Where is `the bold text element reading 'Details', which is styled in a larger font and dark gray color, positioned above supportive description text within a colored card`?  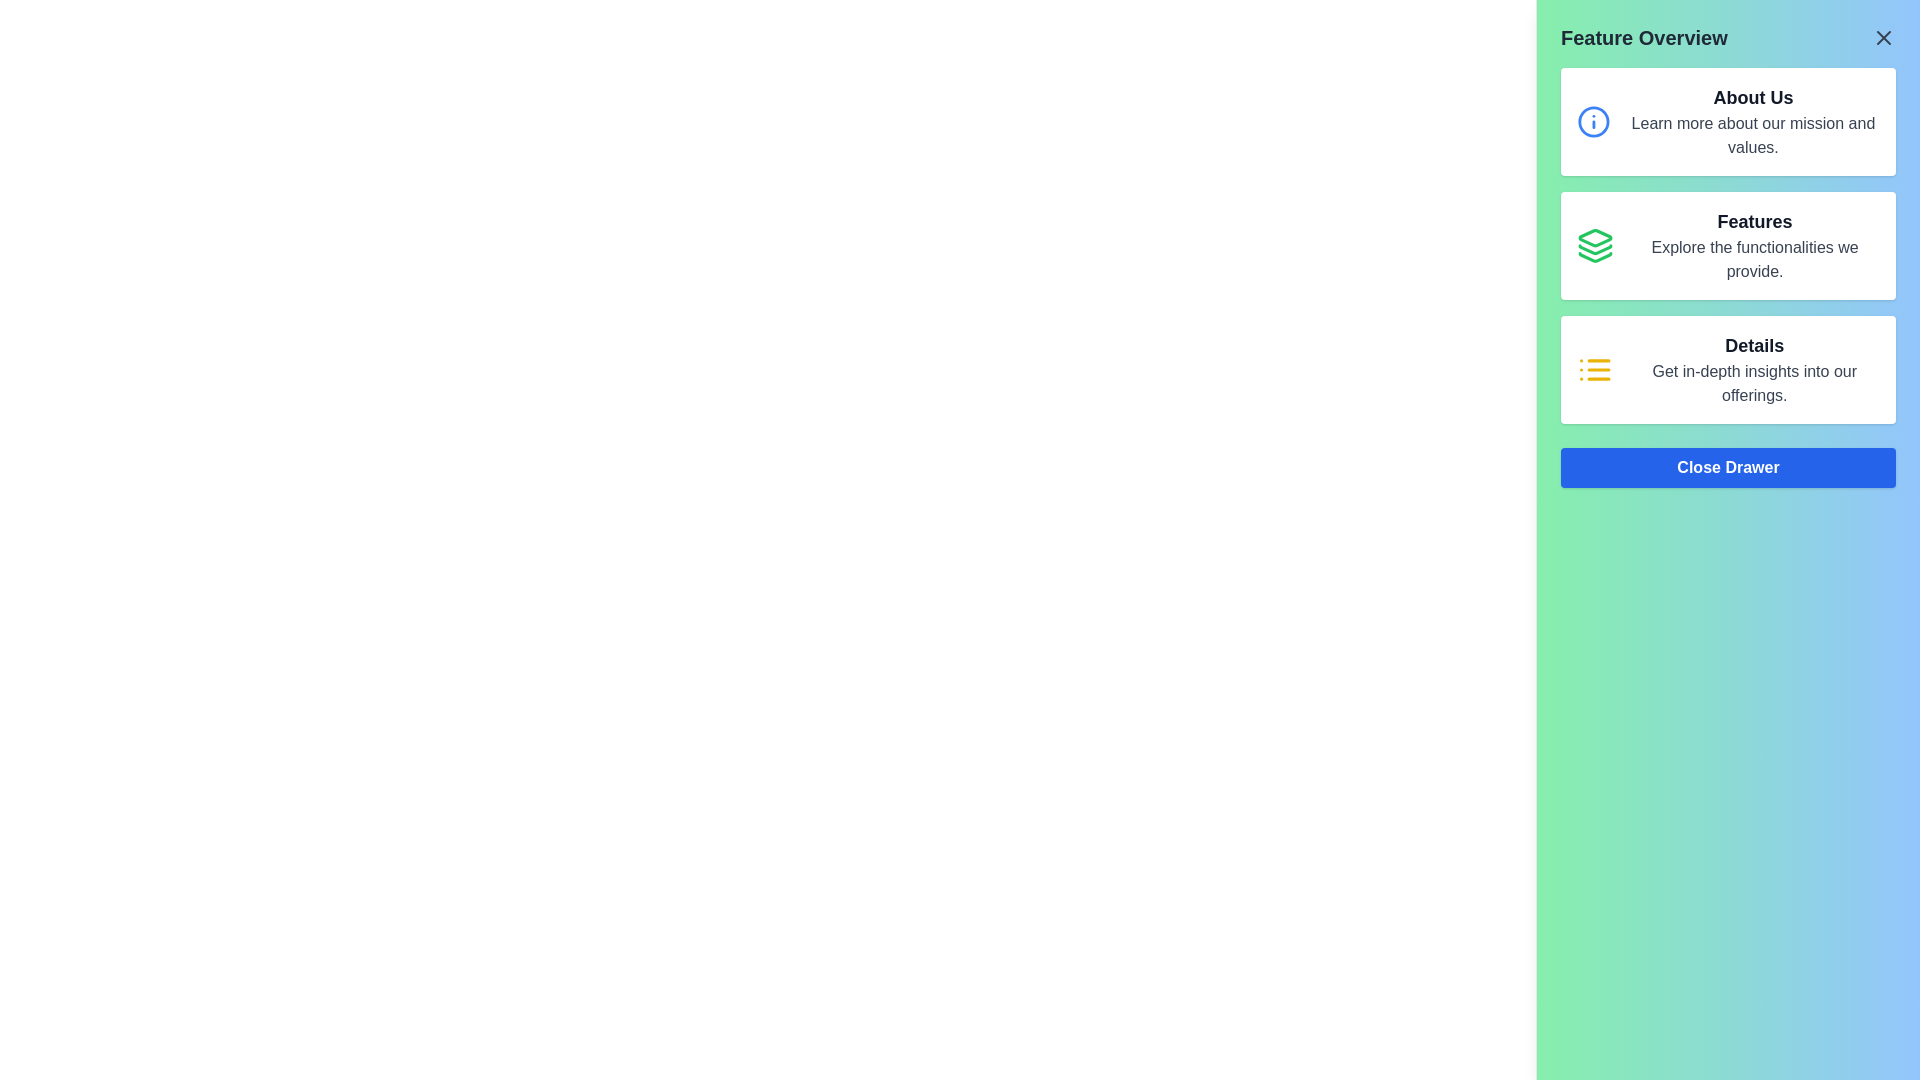 the bold text element reading 'Details', which is styled in a larger font and dark gray color, positioned above supportive description text within a colored card is located at coordinates (1753, 345).